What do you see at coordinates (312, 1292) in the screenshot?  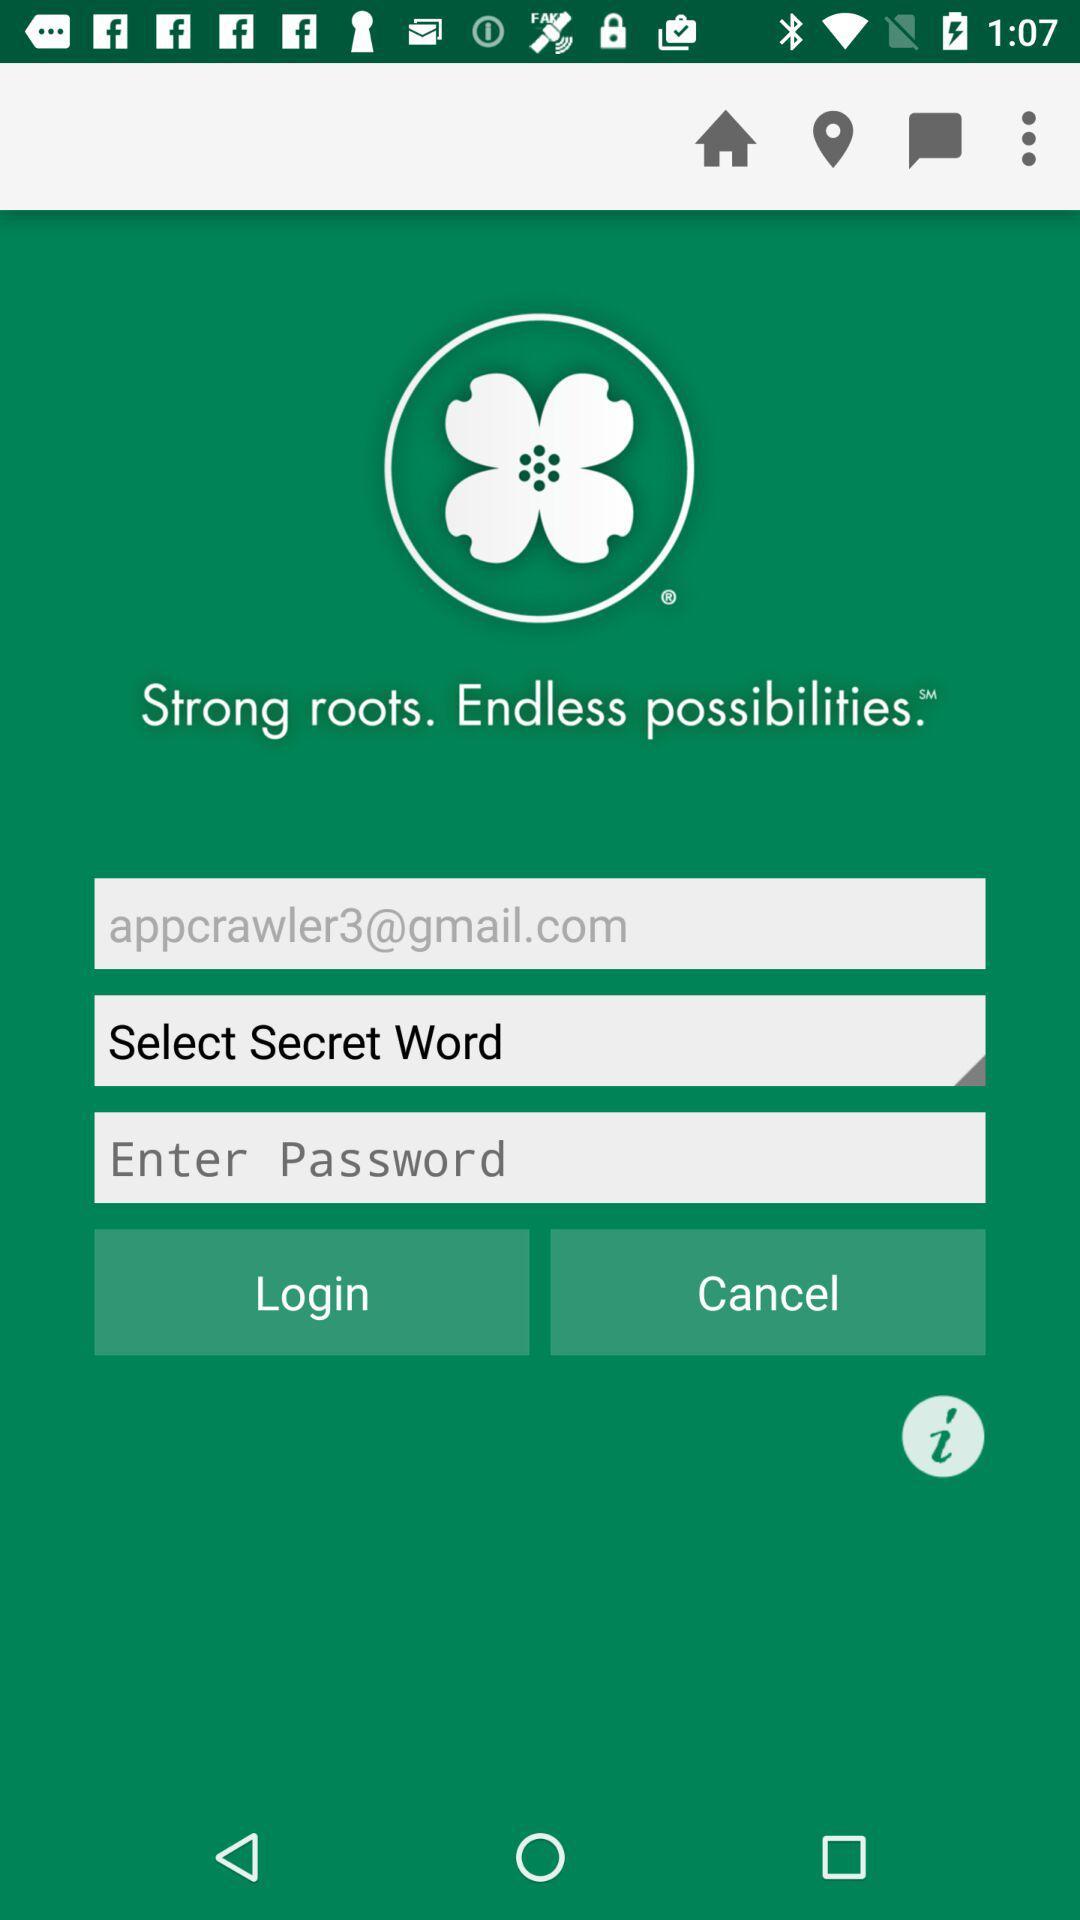 I see `the icon at the bottom left corner` at bounding box center [312, 1292].